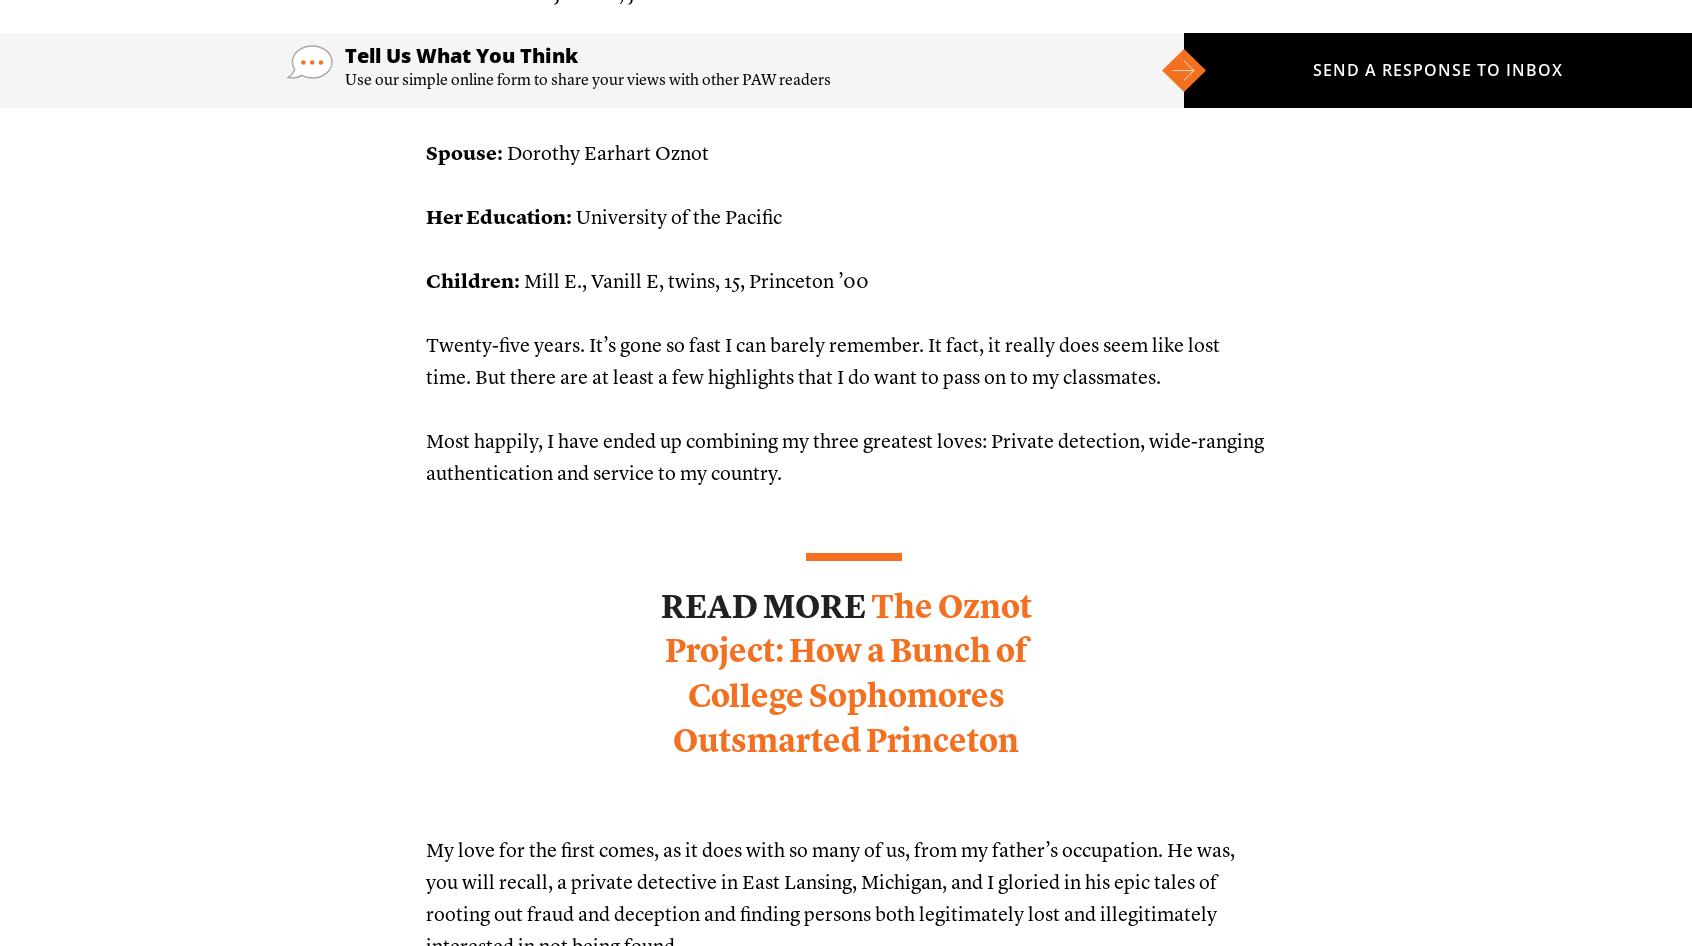  Describe the element at coordinates (472, 281) in the screenshot. I see `'Children:'` at that location.